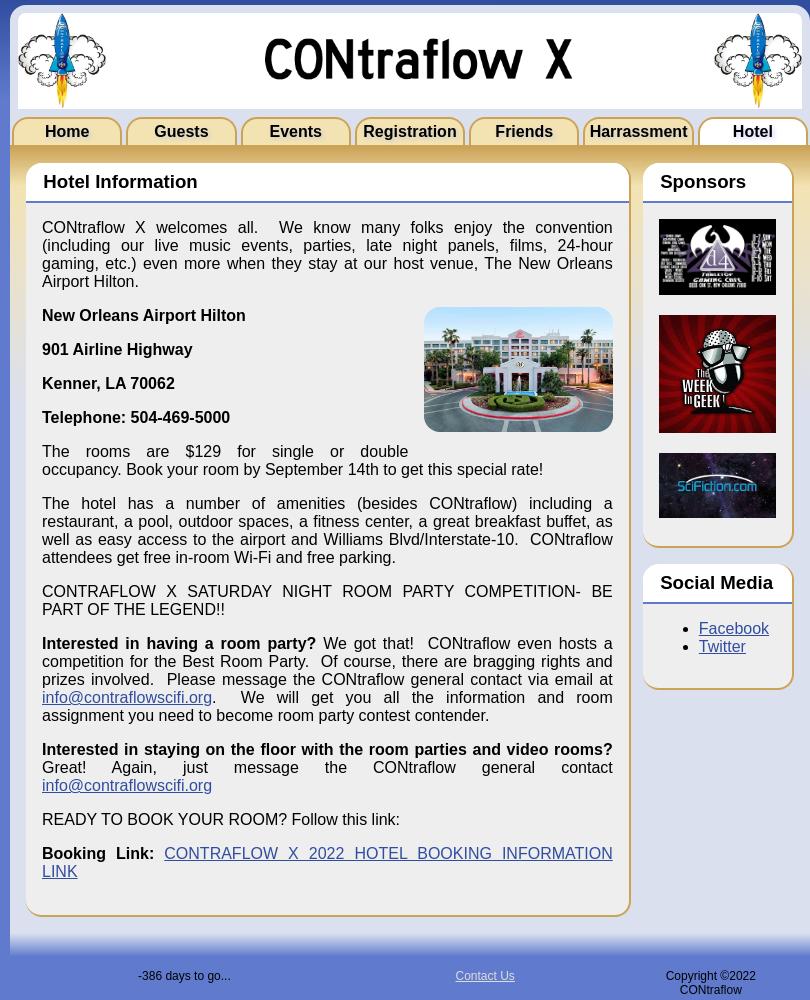 The width and height of the screenshot is (810, 1000). What do you see at coordinates (184, 975) in the screenshot?
I see `'-386 days to go...'` at bounding box center [184, 975].